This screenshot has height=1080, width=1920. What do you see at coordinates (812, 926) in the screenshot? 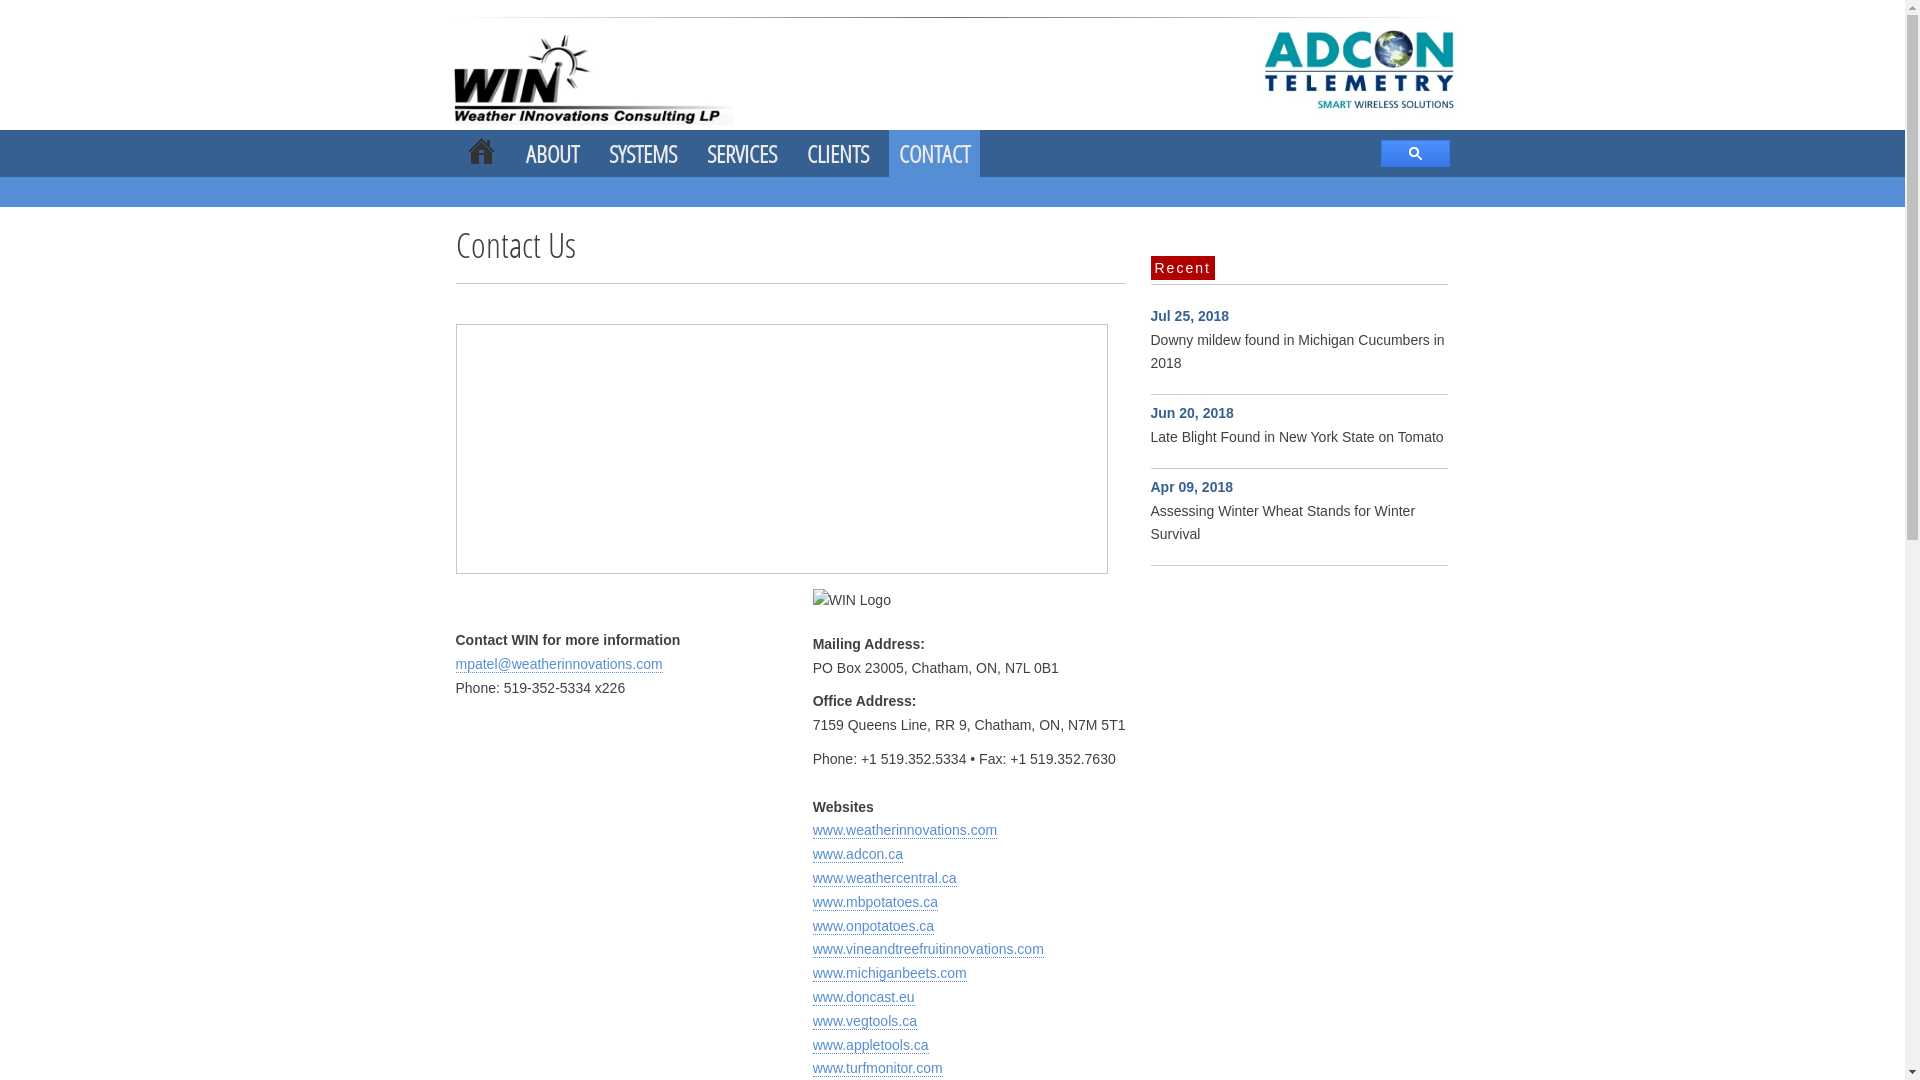
I see `'www.onpotatoes.ca'` at bounding box center [812, 926].